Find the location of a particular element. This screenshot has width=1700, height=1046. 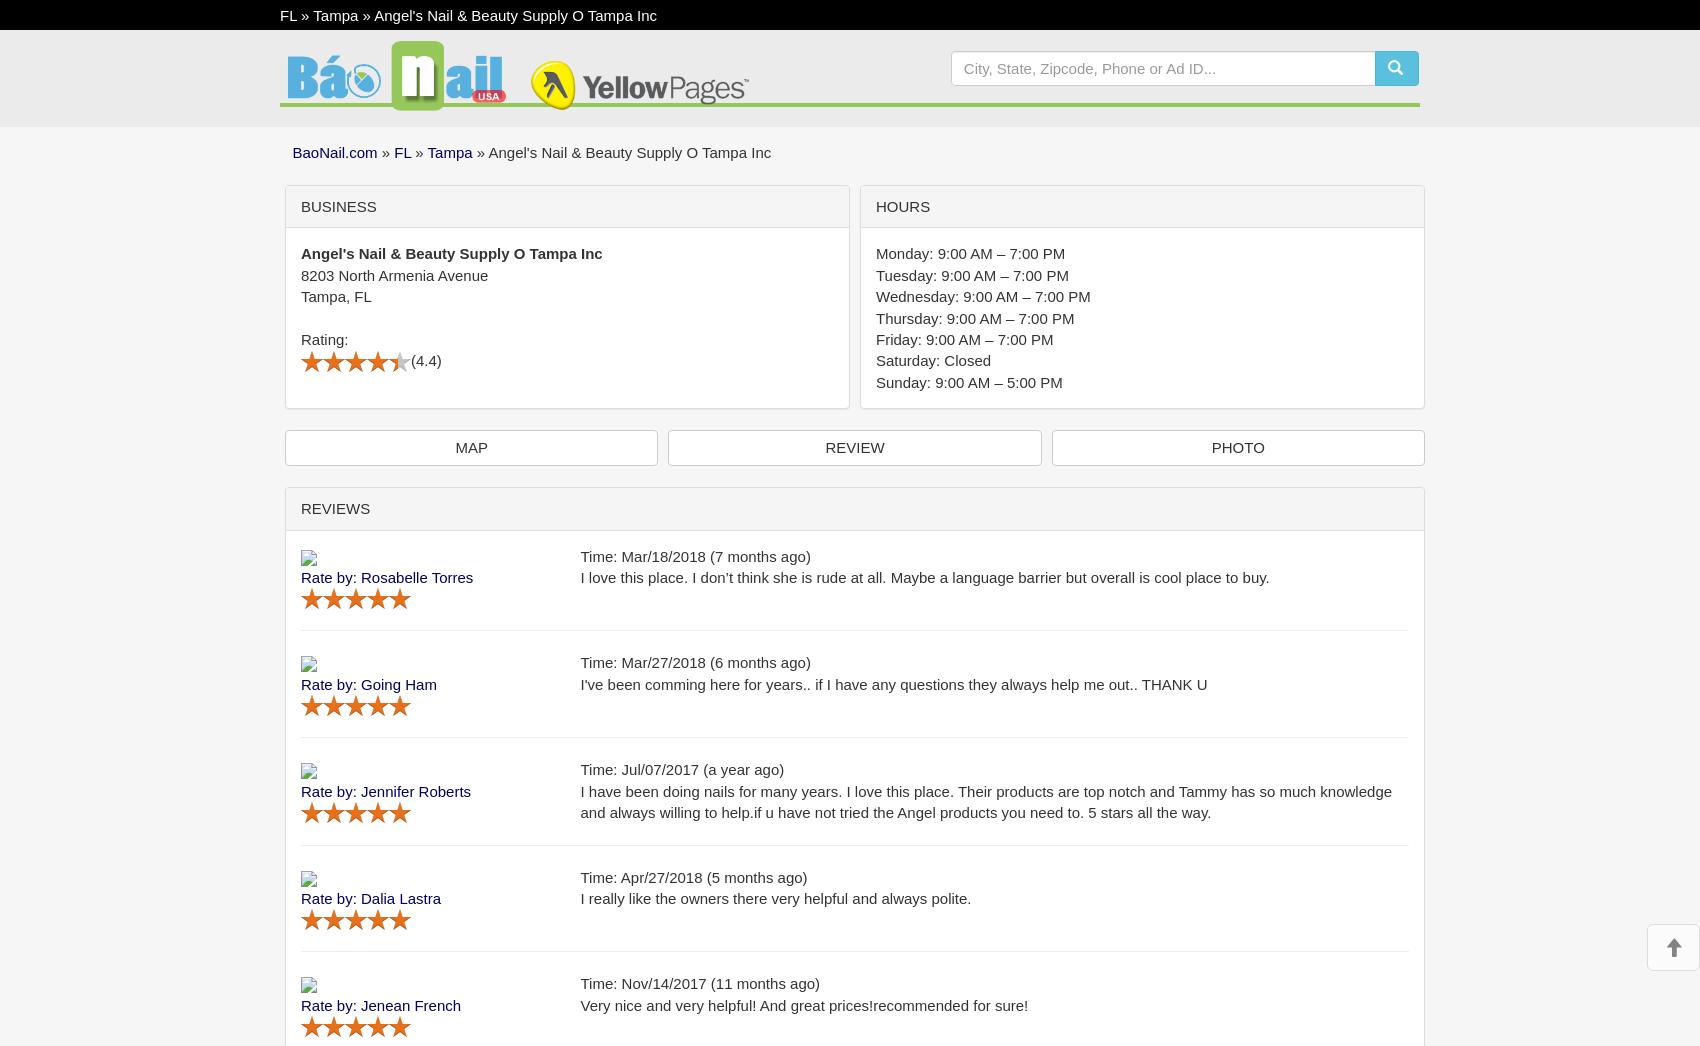

'»
        Angel's Nail & Beauty Supply O Tampa Inc' is located at coordinates (620, 151).